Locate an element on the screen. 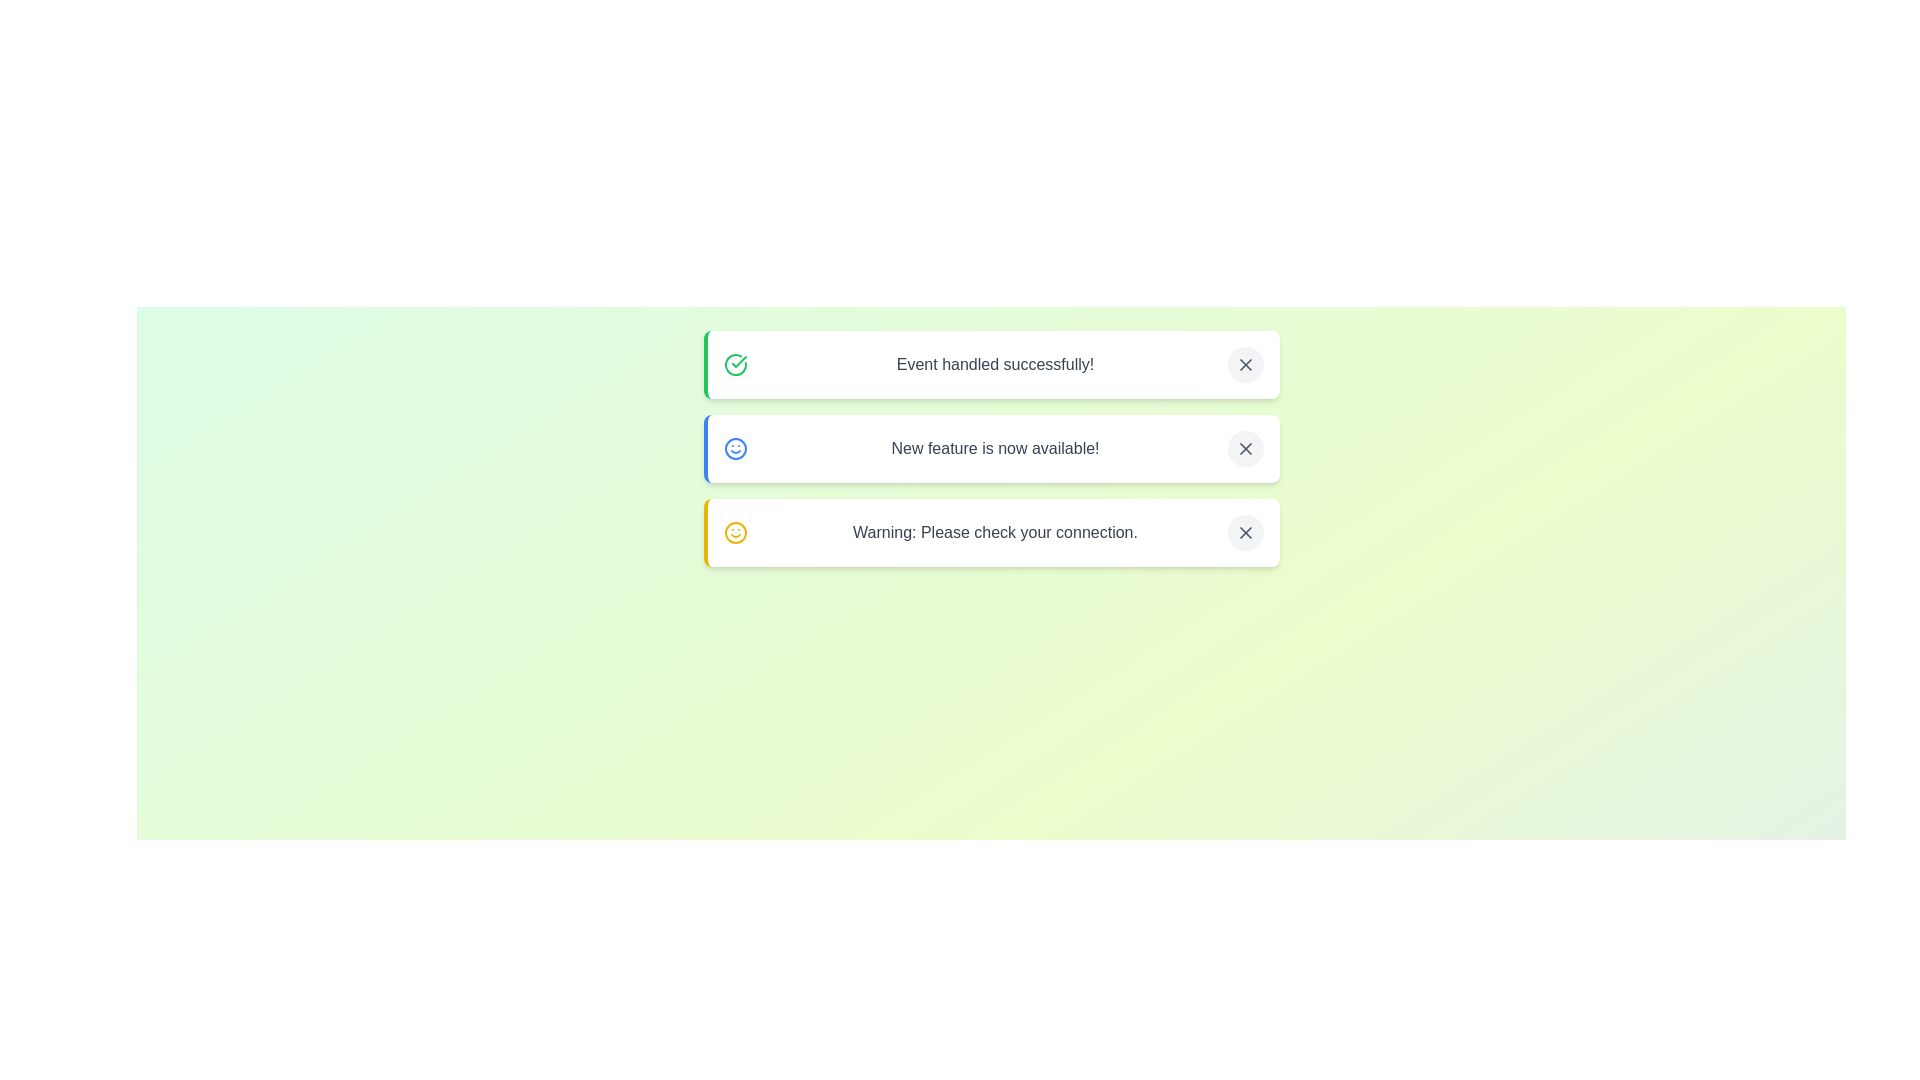  the 'X' icon element located on the right-hand side of the top message box in the UI, which functions as a close or dismiss action is located at coordinates (1244, 365).